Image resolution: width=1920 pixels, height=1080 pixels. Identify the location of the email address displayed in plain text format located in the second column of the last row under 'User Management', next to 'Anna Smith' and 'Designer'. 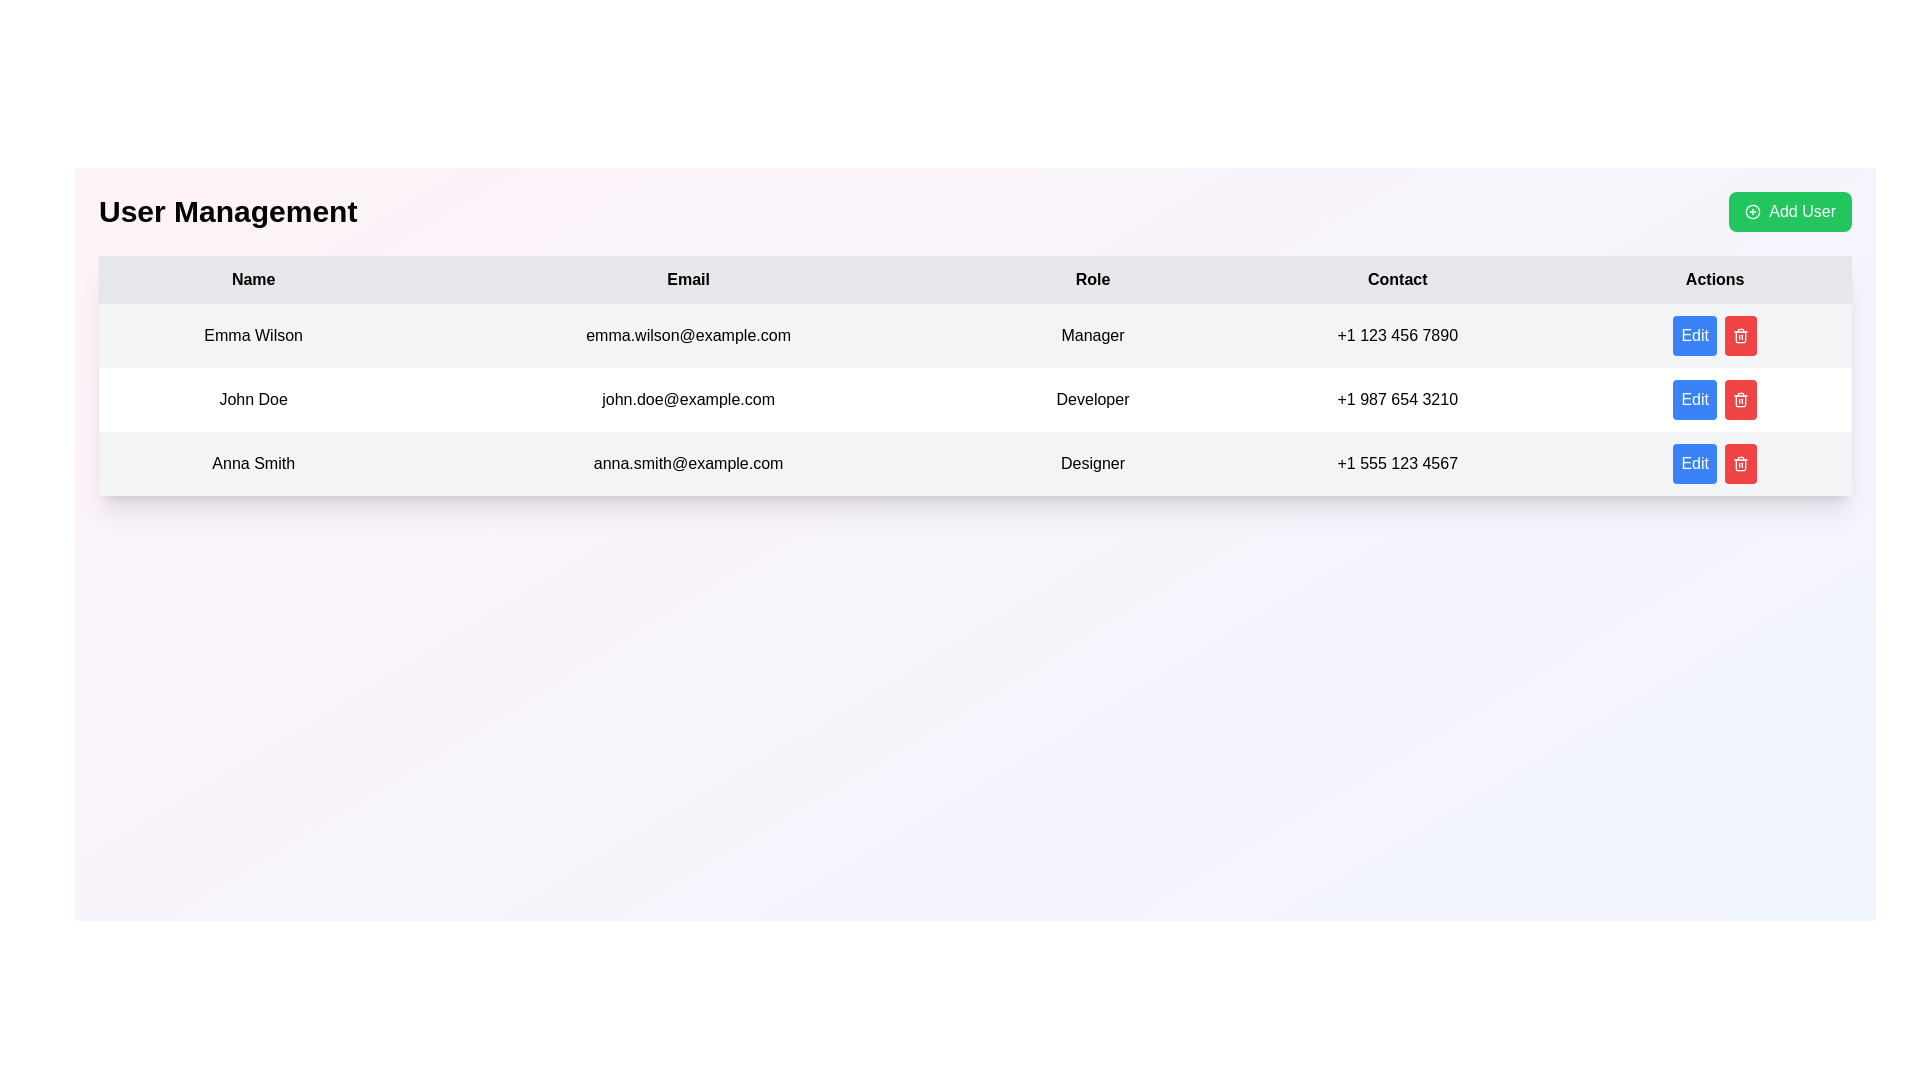
(688, 463).